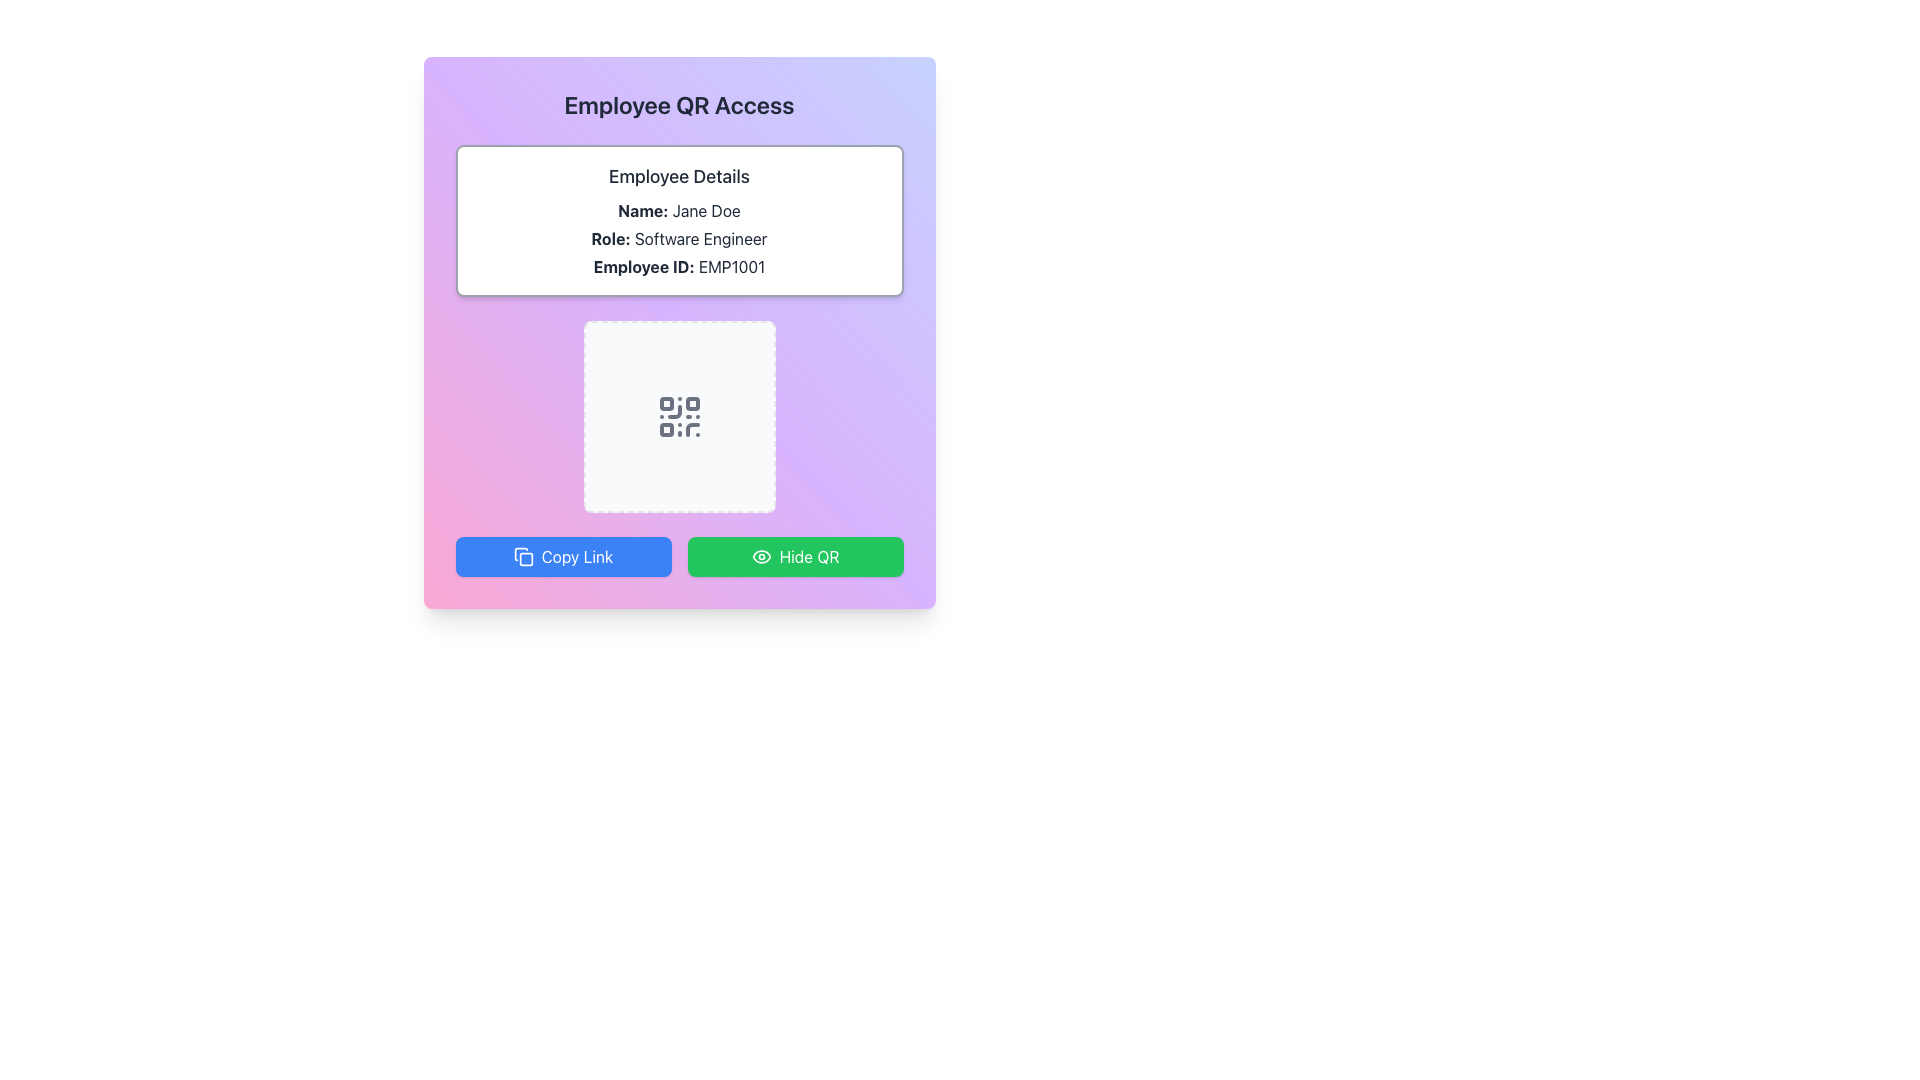  What do you see at coordinates (643, 211) in the screenshot?
I see `the Text Label that introduces the user's name preceding 'Jane Doe' in the 'Employee Details' section of the modal` at bounding box center [643, 211].